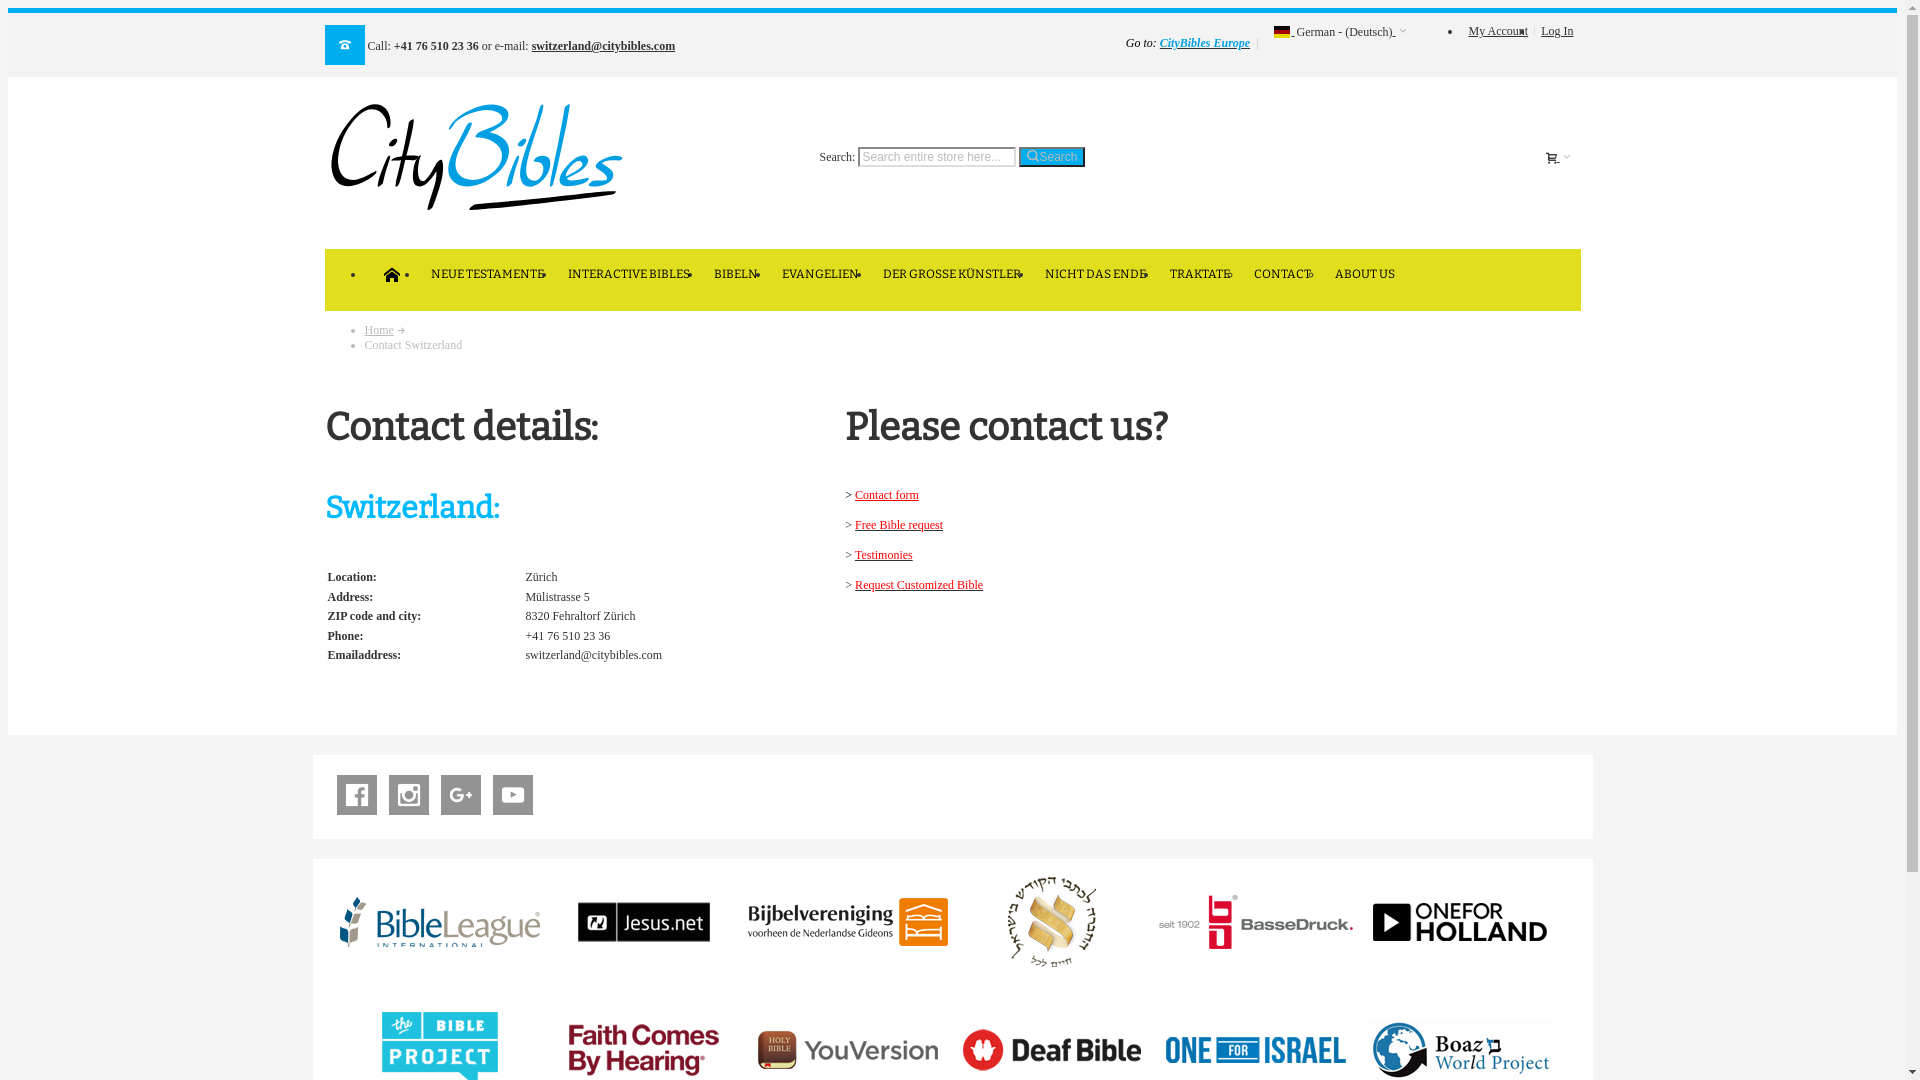  I want to click on 'CityBibles.com', so click(473, 156).